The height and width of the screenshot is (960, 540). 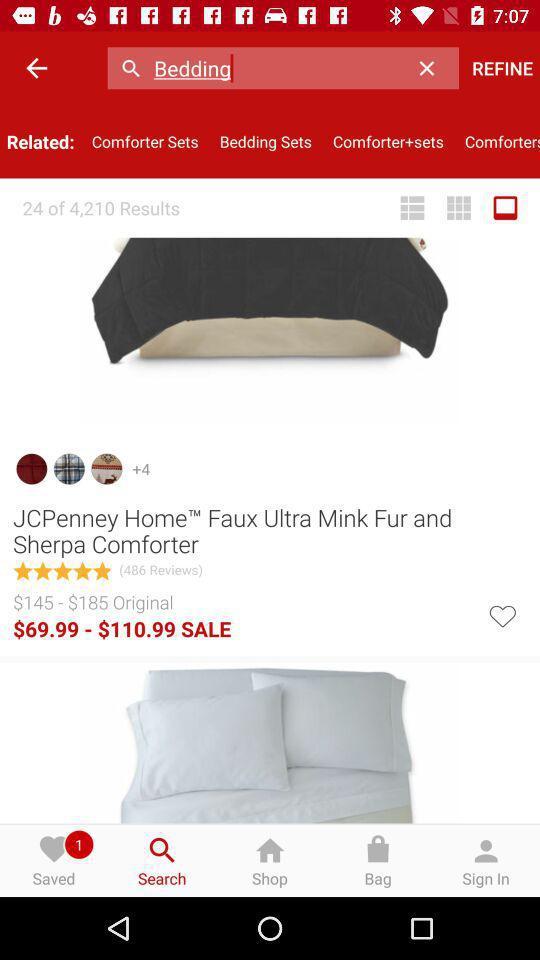 What do you see at coordinates (504, 208) in the screenshot?
I see `the item above jcpenney home faux item` at bounding box center [504, 208].